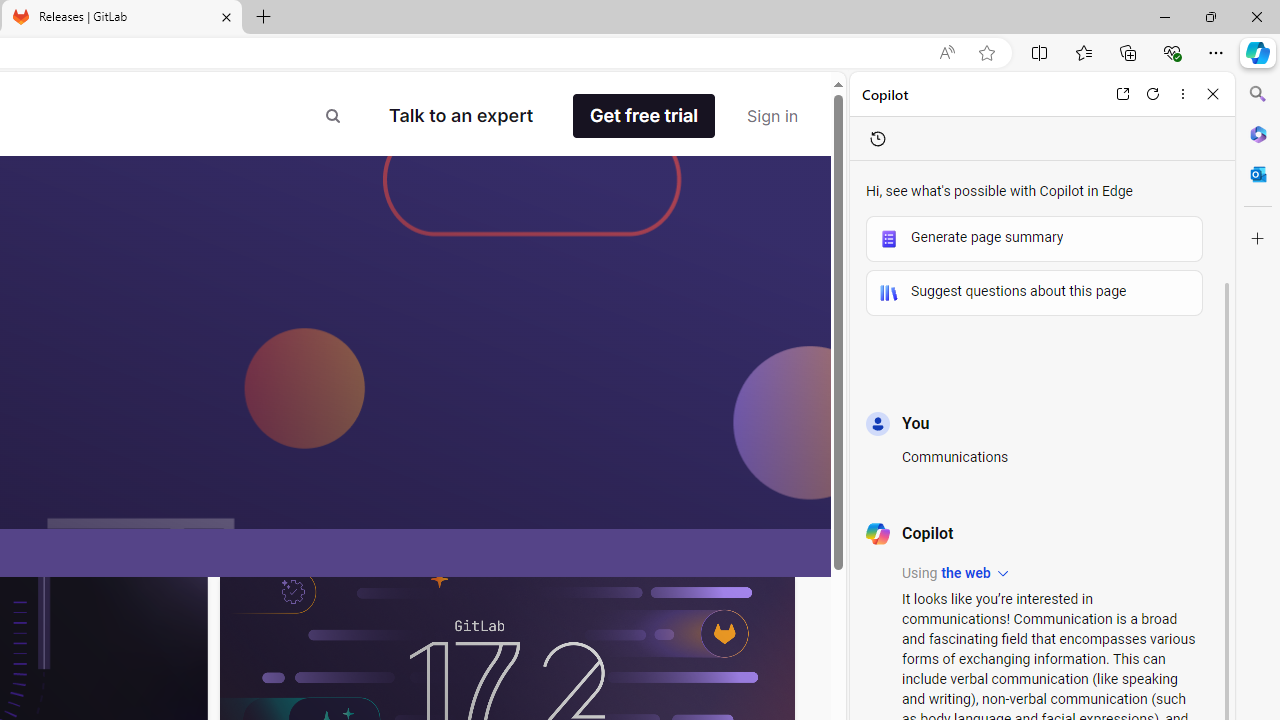  Describe the element at coordinates (460, 115) in the screenshot. I see `'Talk to an expert'` at that location.